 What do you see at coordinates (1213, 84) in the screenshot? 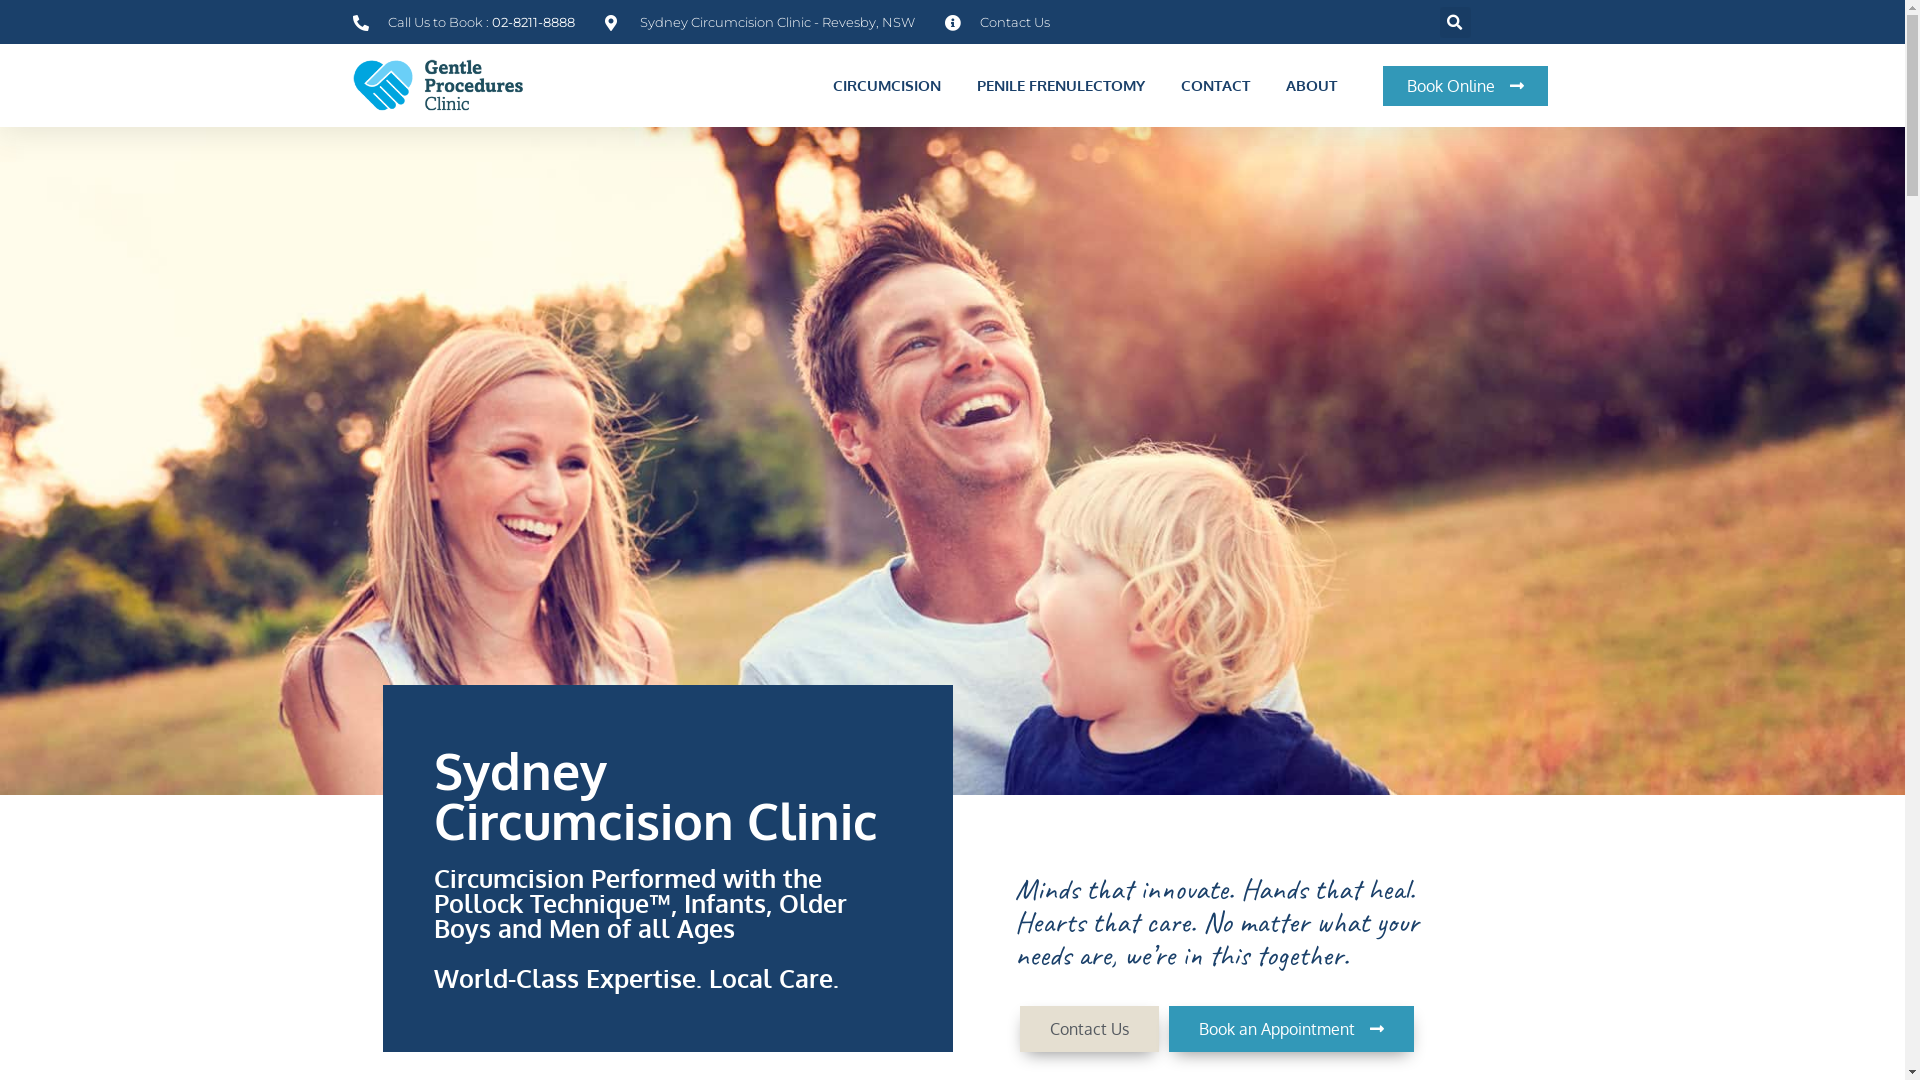
I see `'CONTACT'` at bounding box center [1213, 84].